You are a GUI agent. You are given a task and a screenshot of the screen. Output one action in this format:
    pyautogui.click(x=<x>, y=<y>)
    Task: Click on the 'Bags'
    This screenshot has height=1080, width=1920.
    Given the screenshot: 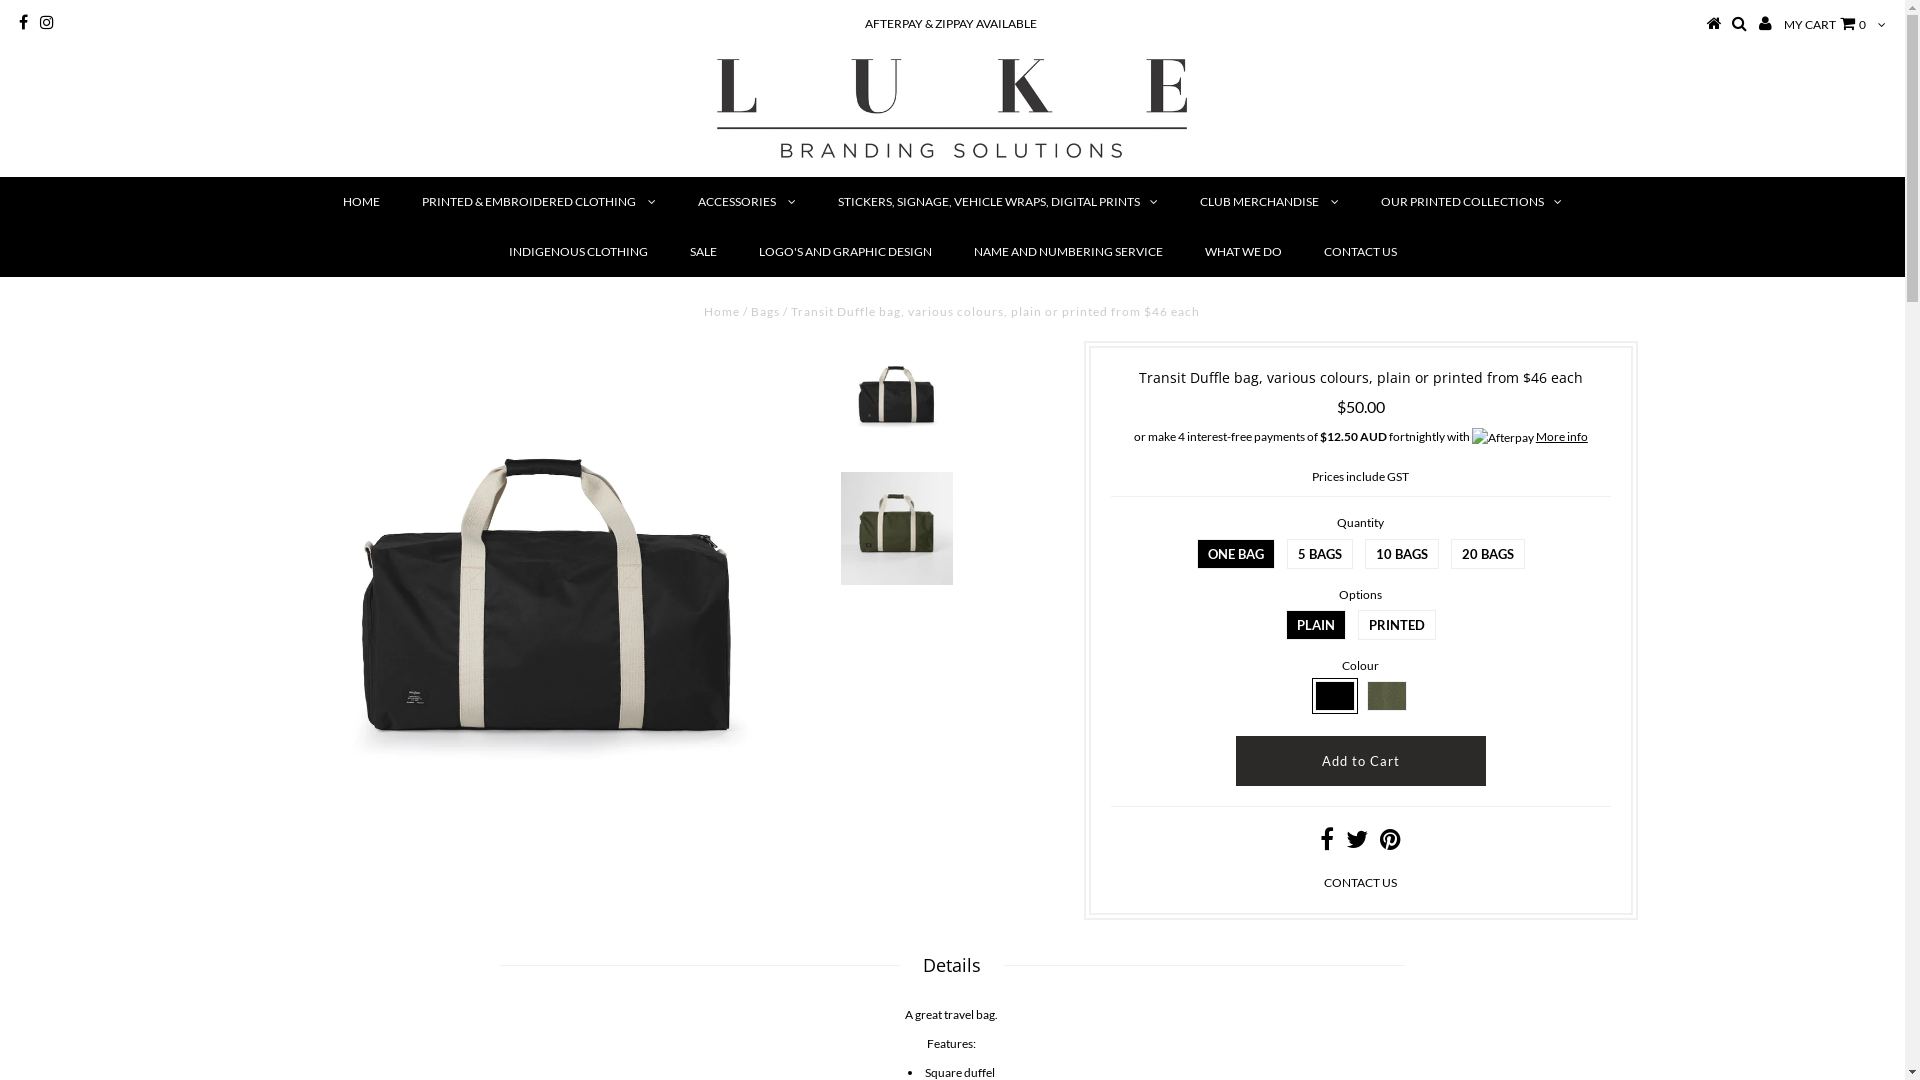 What is the action you would take?
    pyautogui.click(x=764, y=311)
    